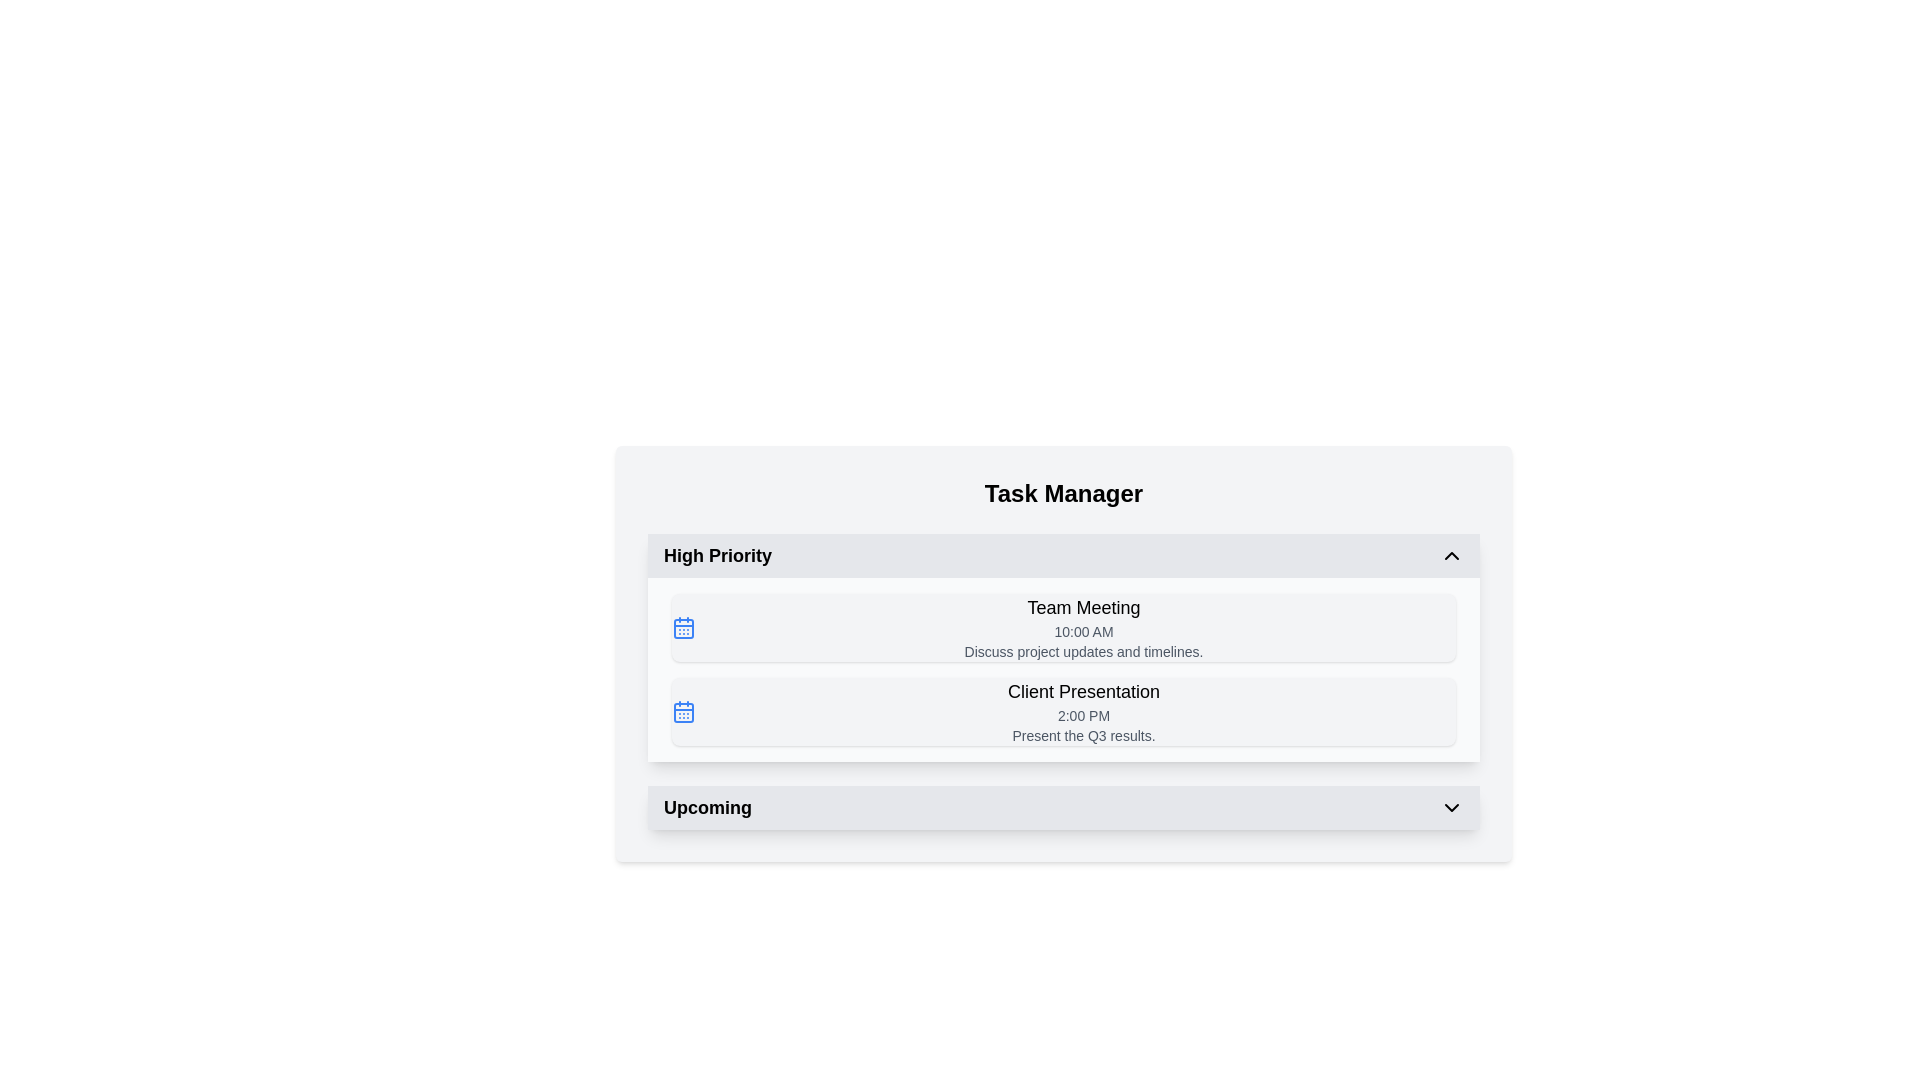 This screenshot has width=1920, height=1080. What do you see at coordinates (1083, 690) in the screenshot?
I see `the 'Client Presentation' text label, which is styled in bold and larger font, from its current position in the 'High Priority' section` at bounding box center [1083, 690].